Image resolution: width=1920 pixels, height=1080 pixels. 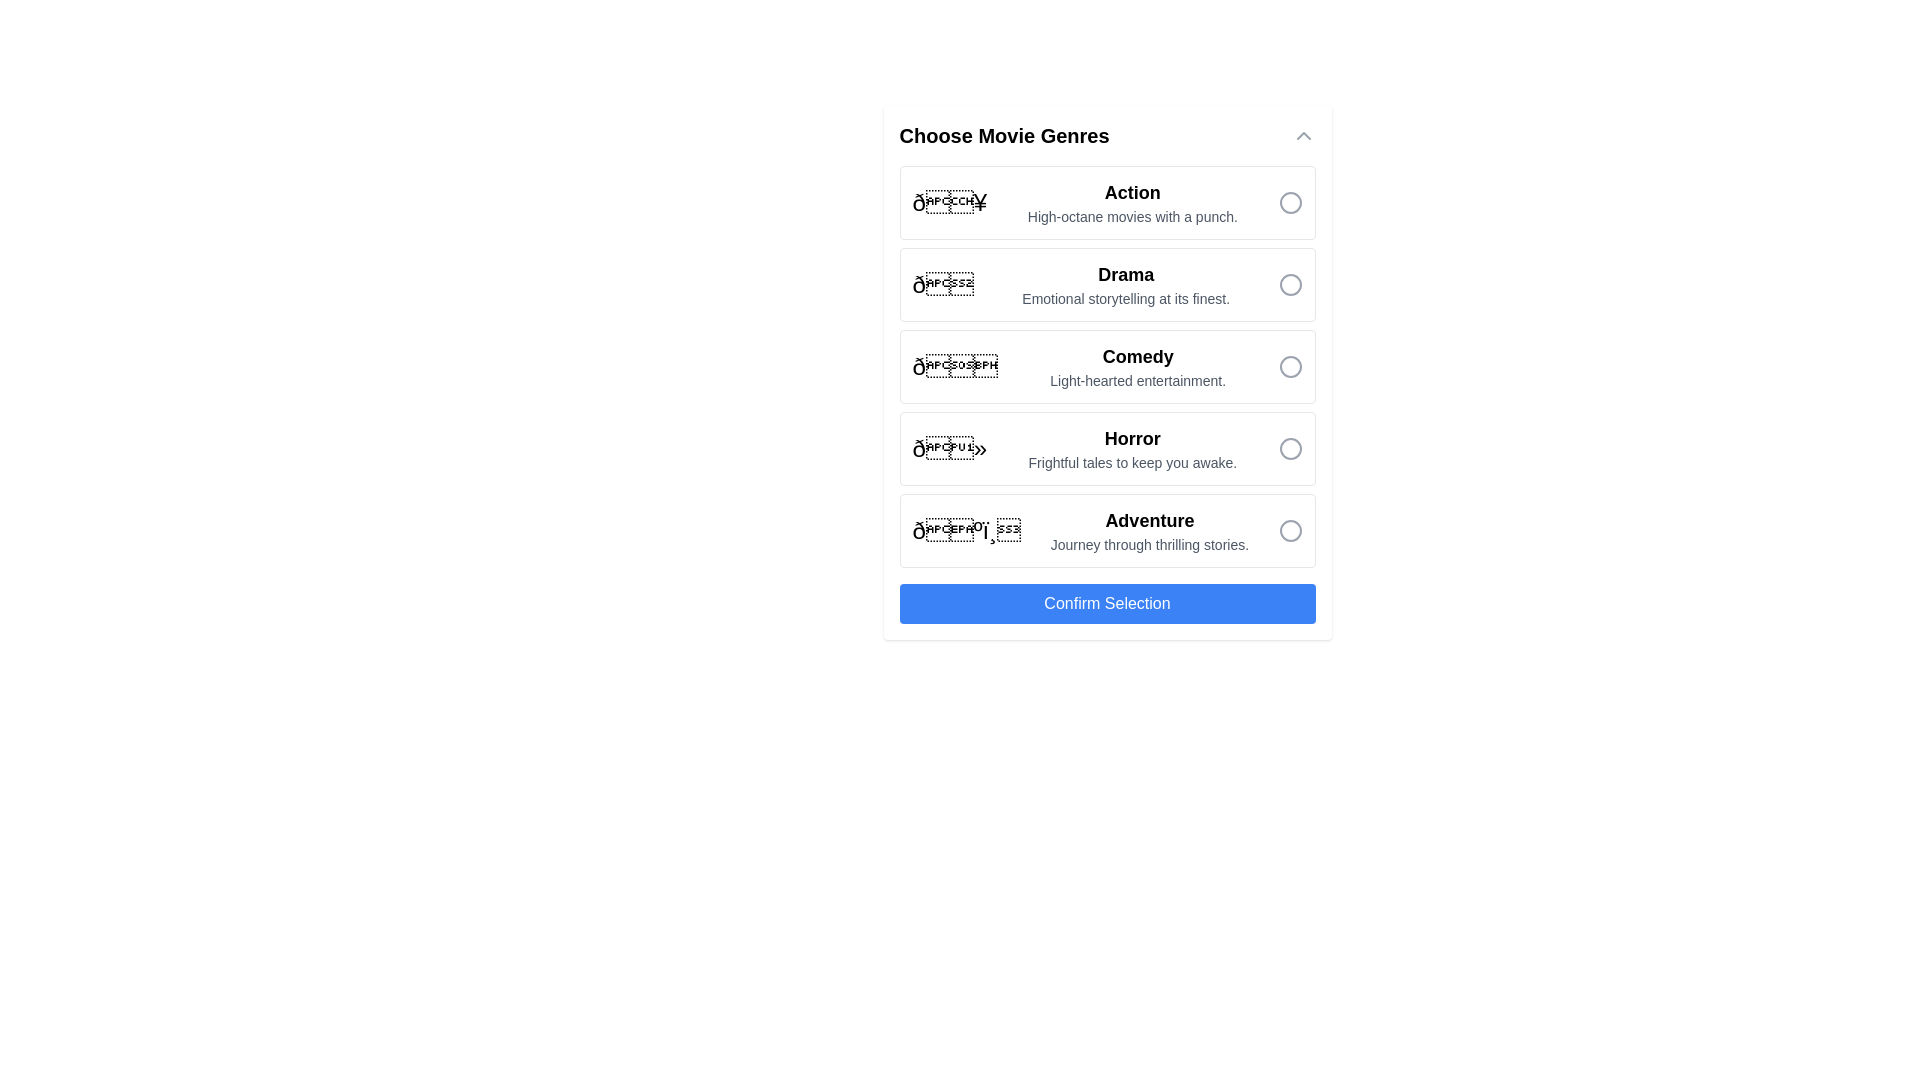 What do you see at coordinates (966, 530) in the screenshot?
I see `the stylized film or document icon located at the left edge of the 'Adventure' option row` at bounding box center [966, 530].